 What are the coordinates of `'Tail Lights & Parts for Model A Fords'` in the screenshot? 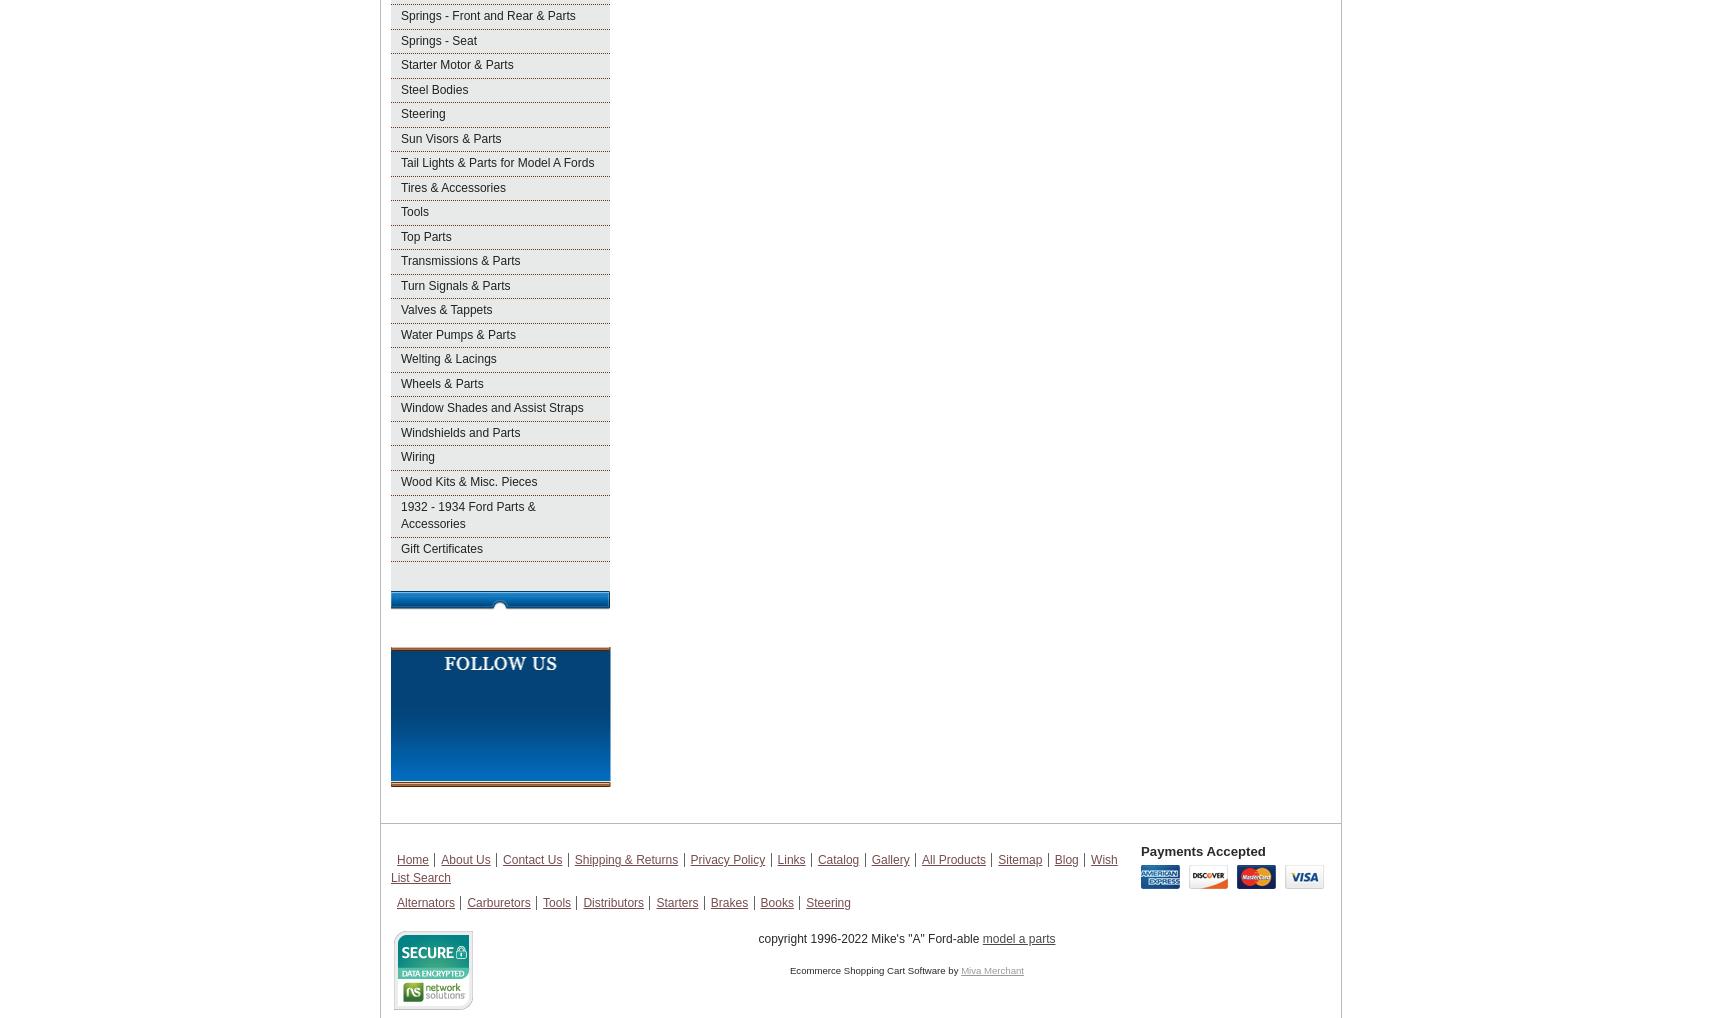 It's located at (497, 162).